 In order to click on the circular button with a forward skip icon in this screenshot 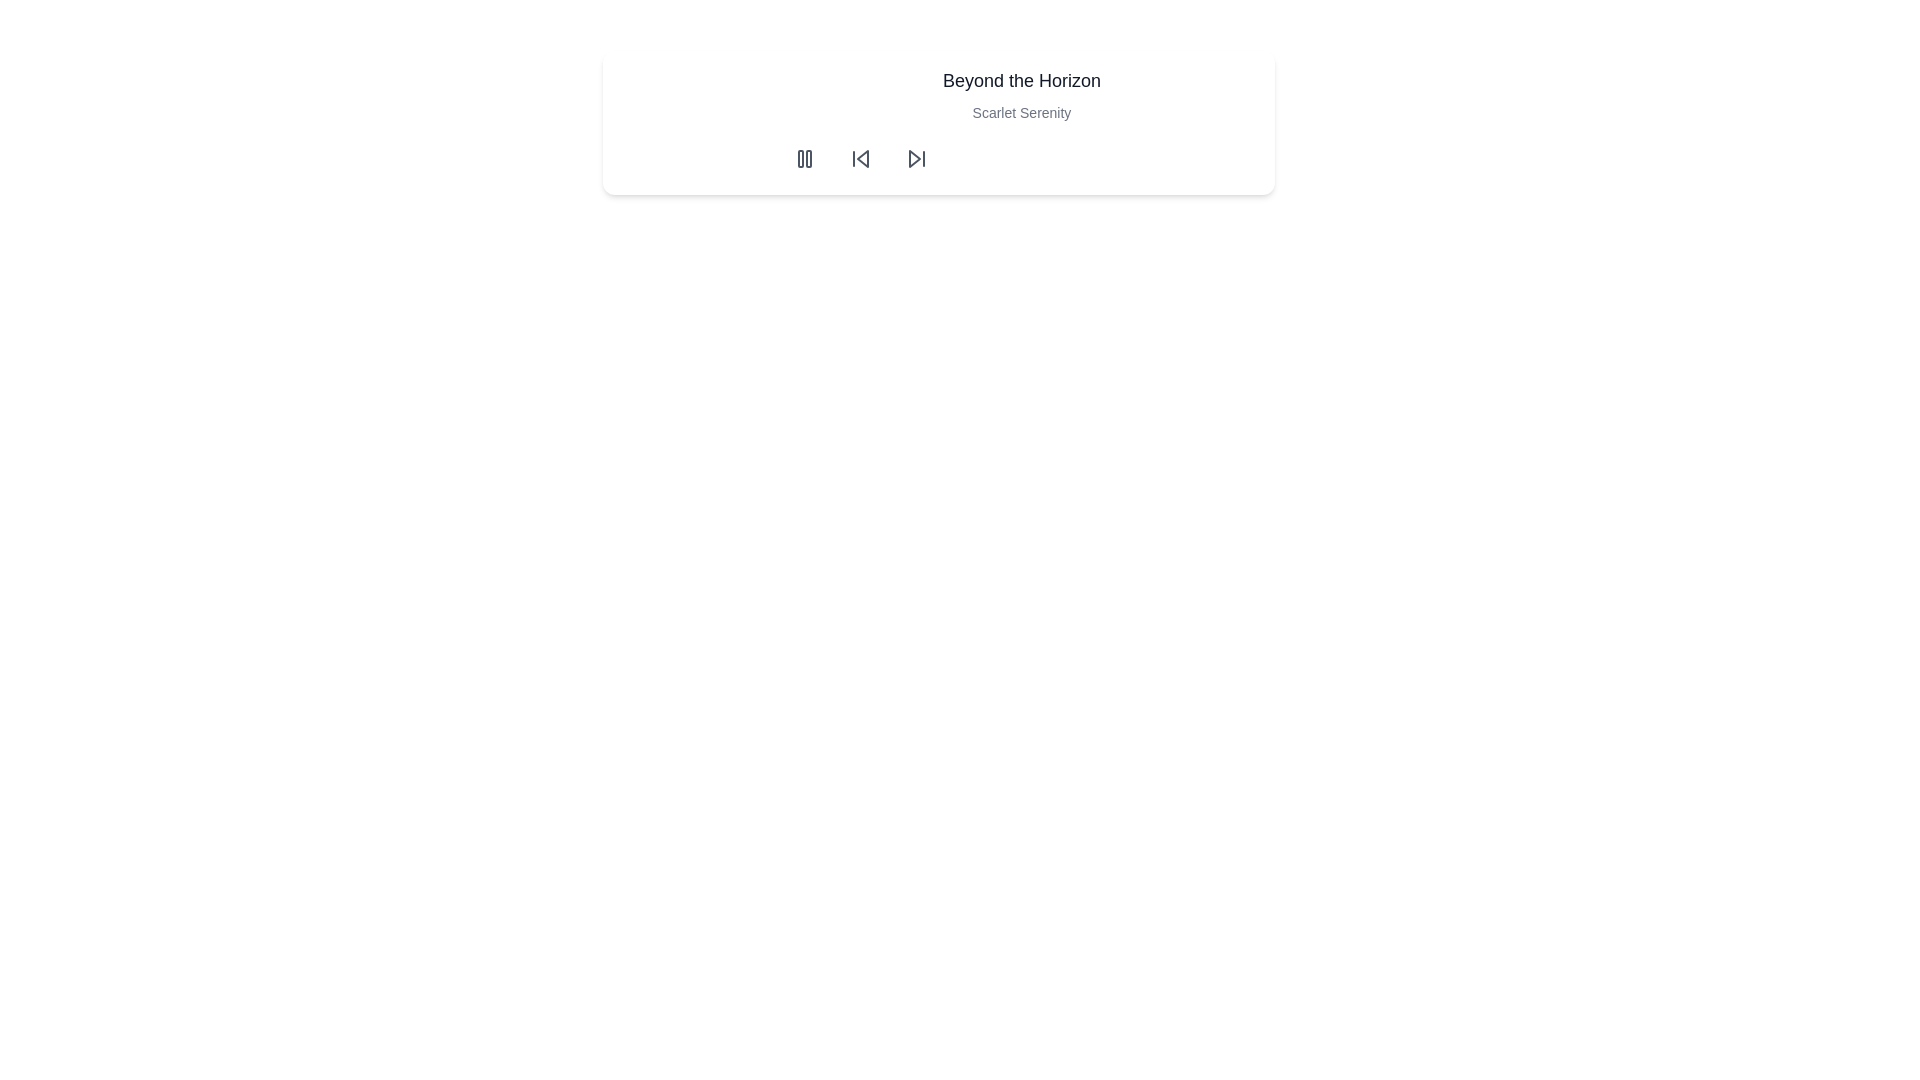, I will do `click(915, 157)`.